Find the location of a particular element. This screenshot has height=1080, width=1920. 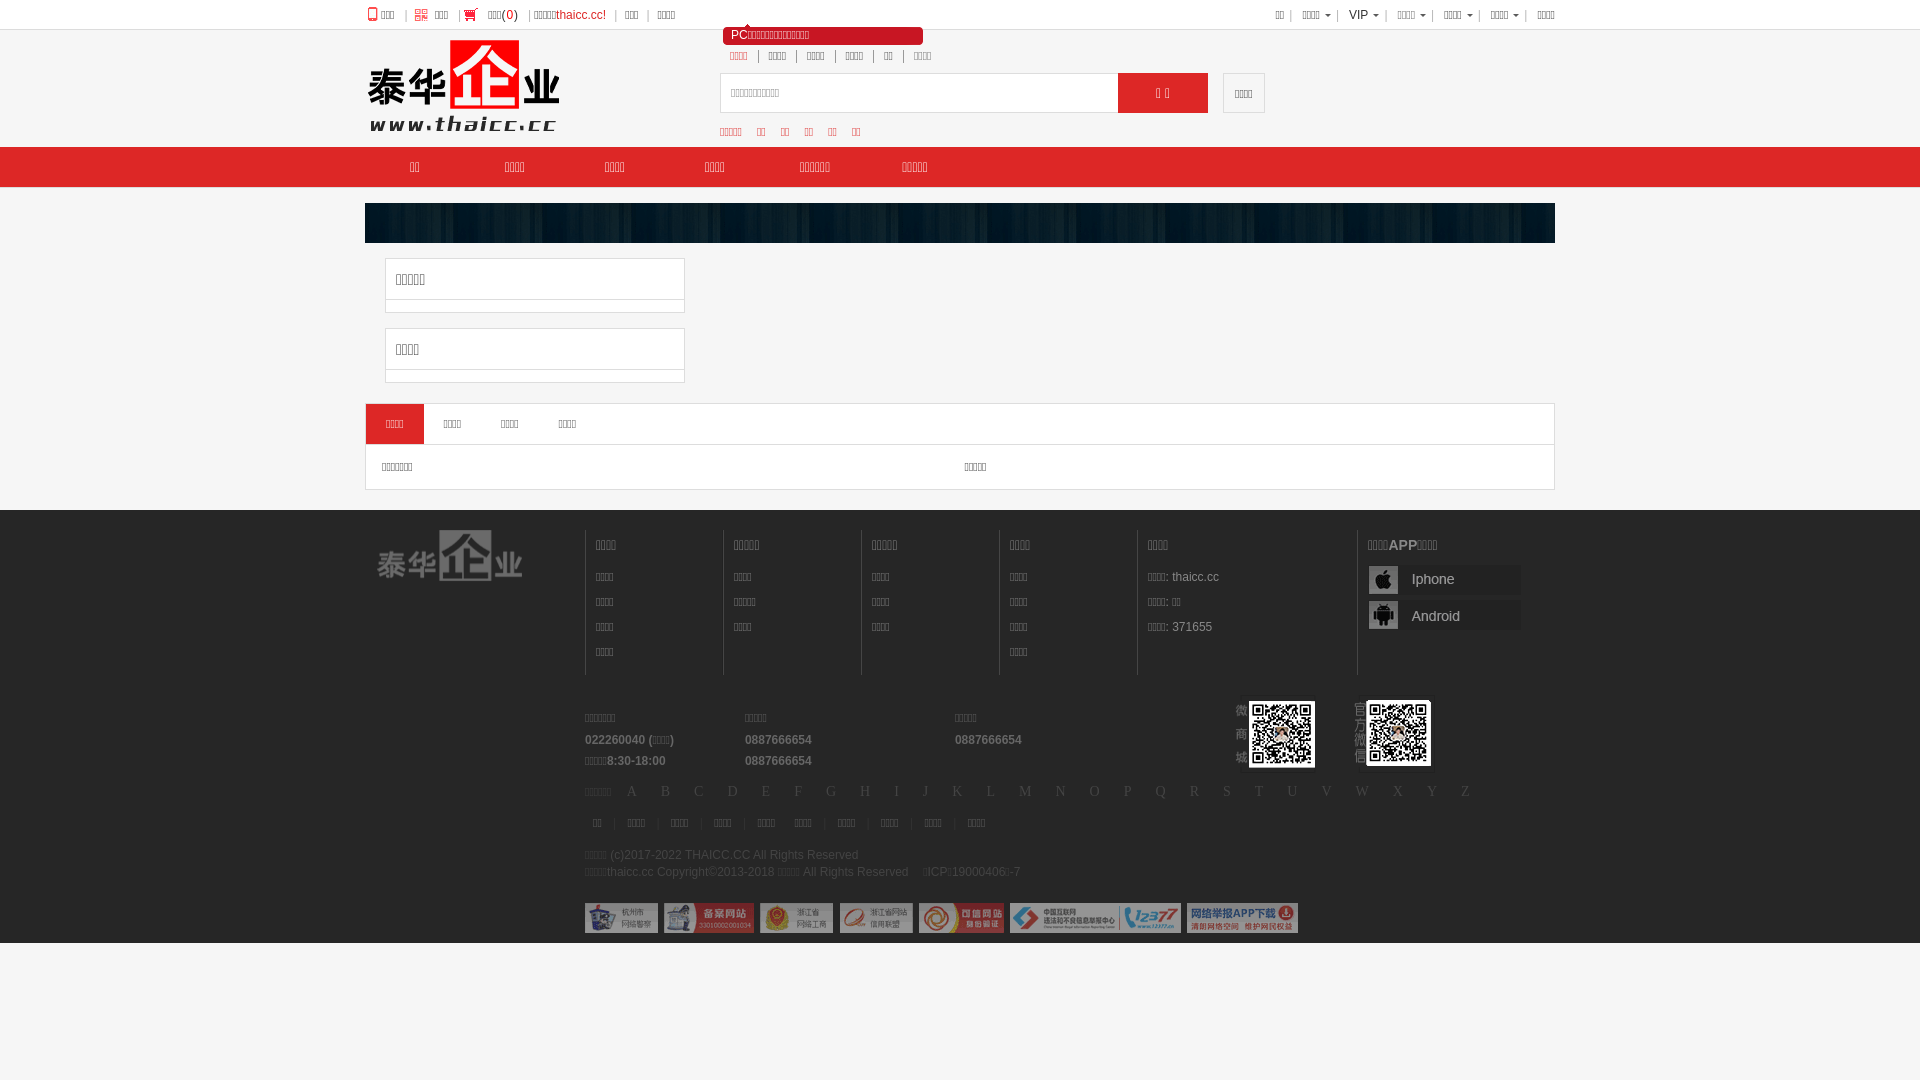

'V' is located at coordinates (1325, 790).